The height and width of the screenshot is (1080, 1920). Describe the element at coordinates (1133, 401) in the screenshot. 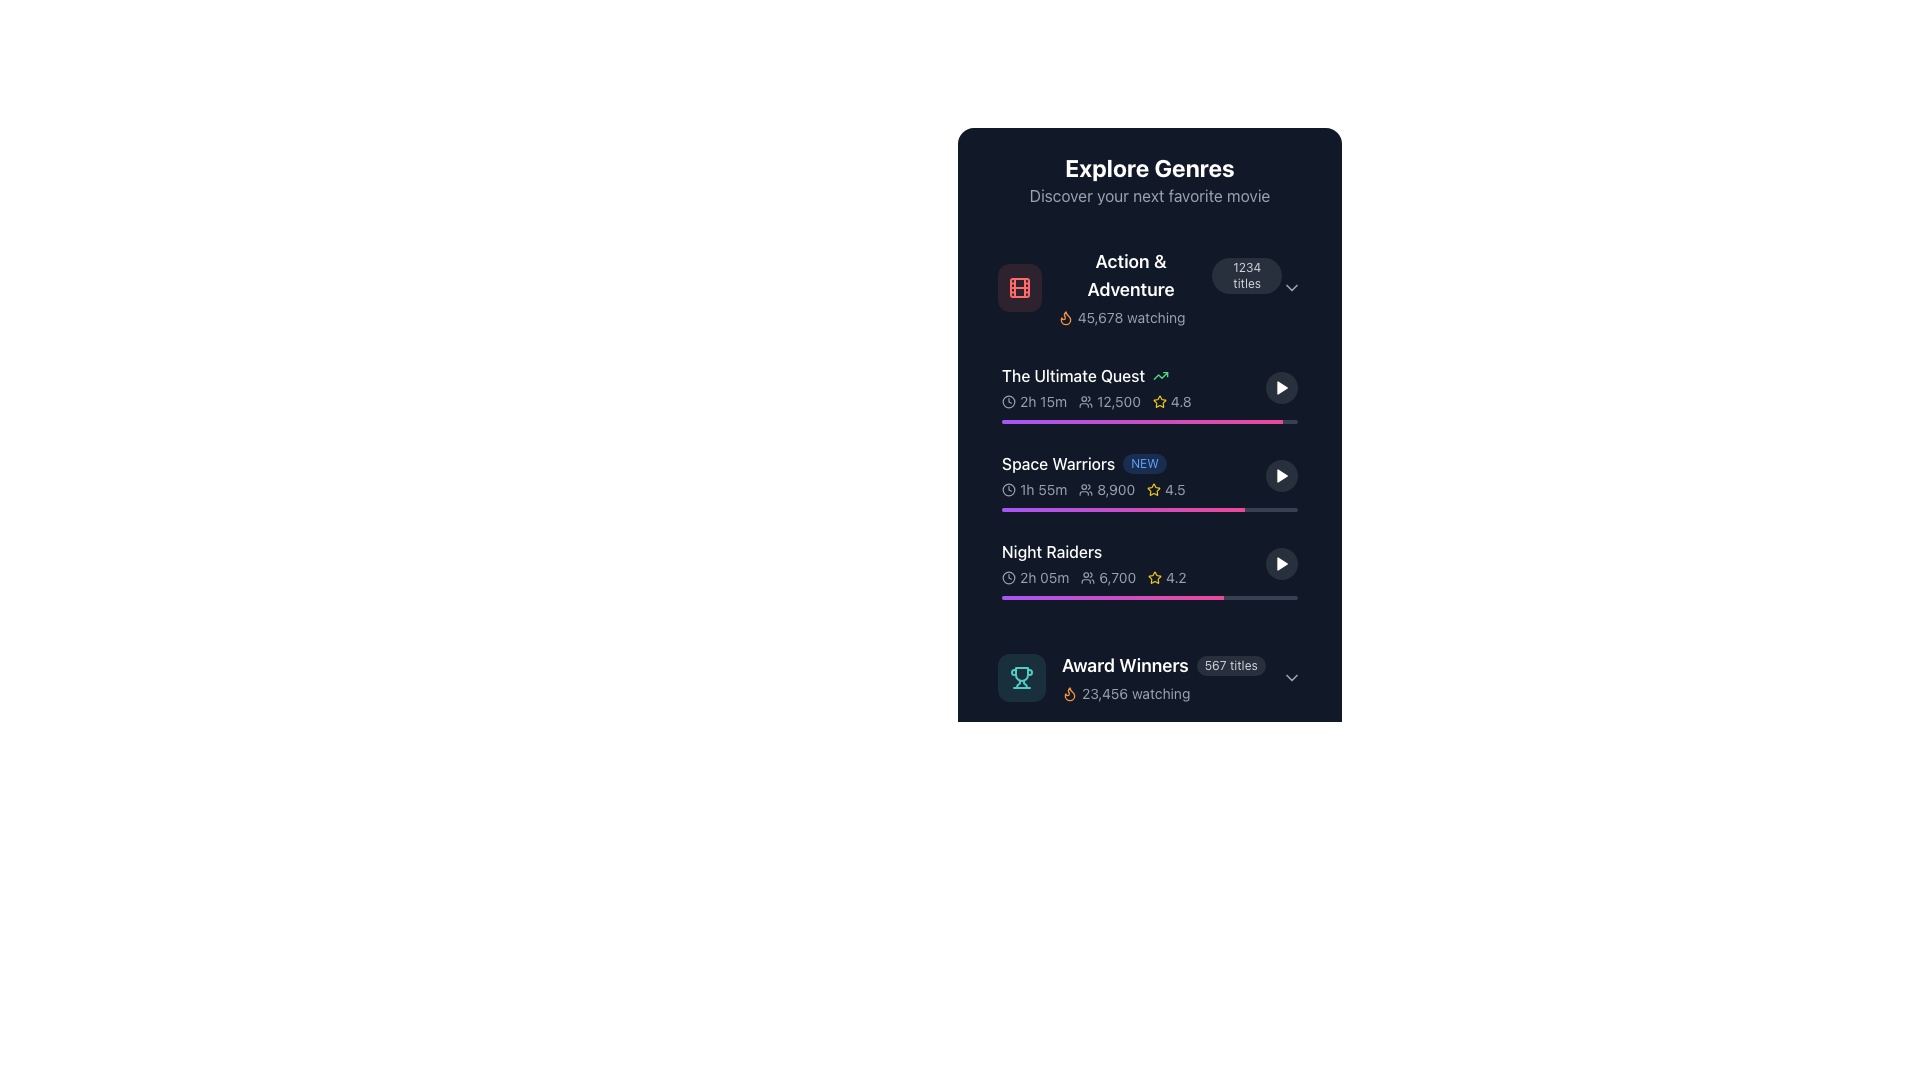

I see `metadata information list located directly beneath the title text 'The Ultimate Quest' in the 'Action & Adventure' category section for quick reference` at that location.